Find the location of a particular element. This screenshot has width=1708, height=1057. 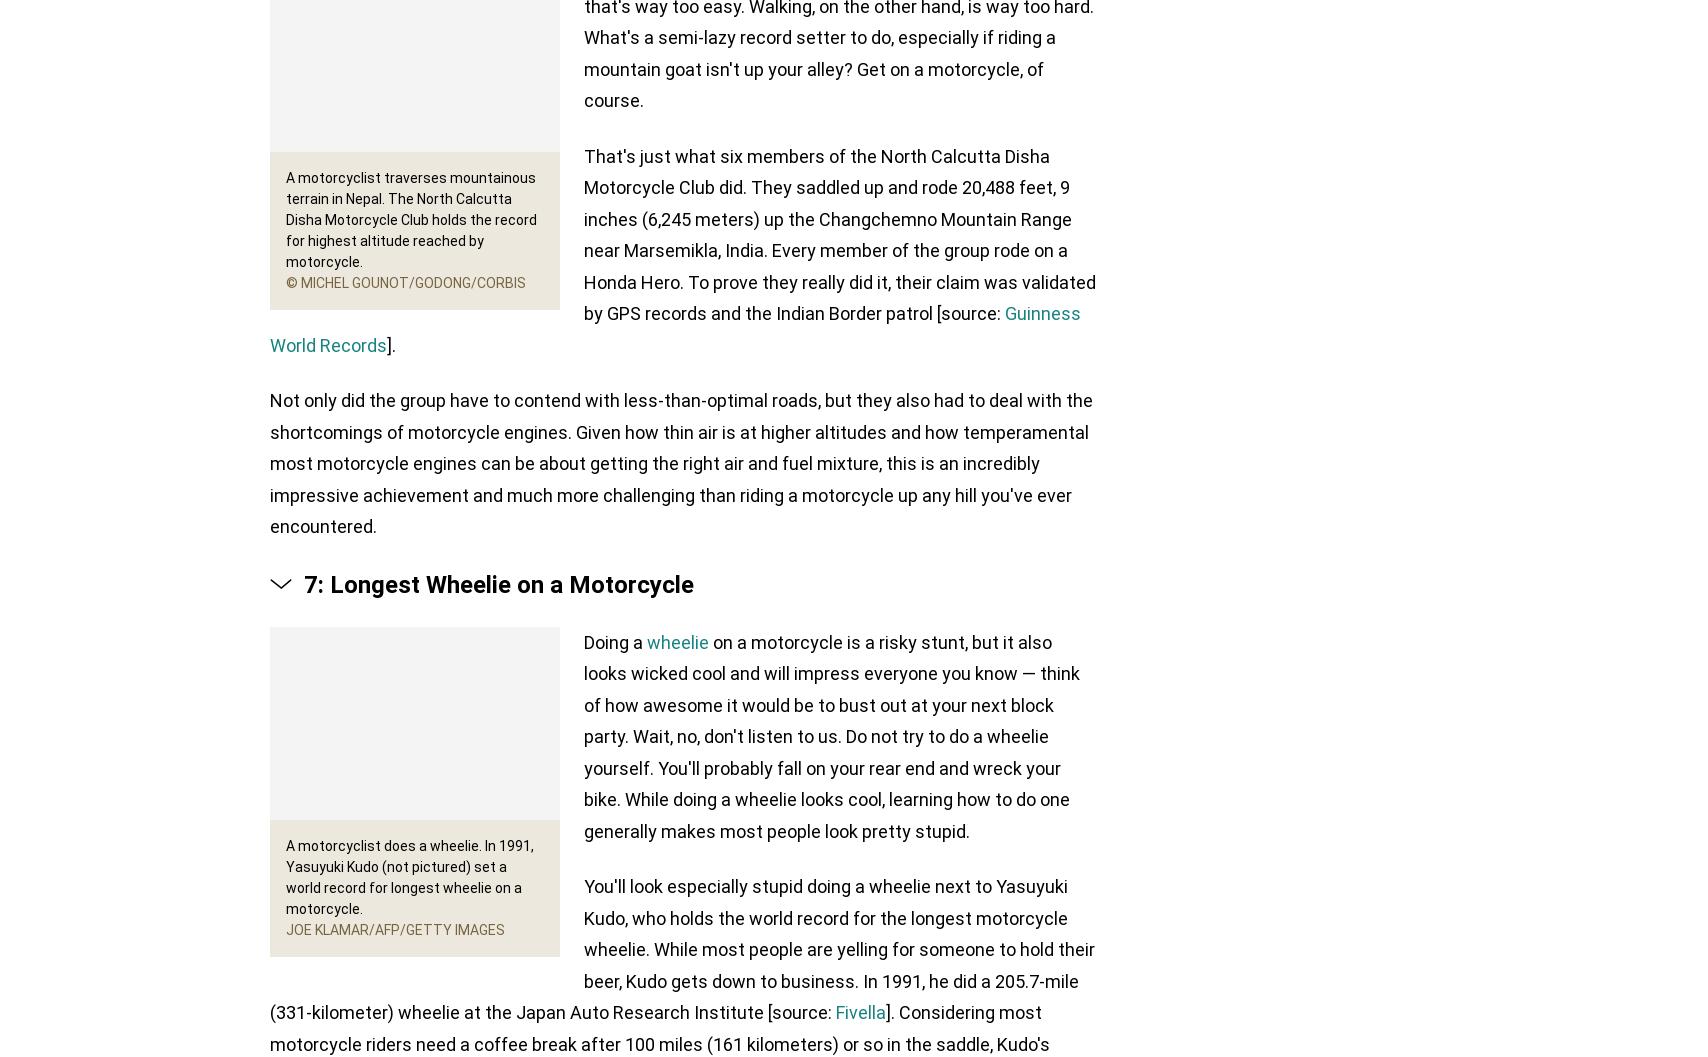

'That's just what six members of the North Calcutta Disha Motorcycle Club did. They saddled up and rode 20,488 feet, 9 inches (6,245 meters) up the Changchemno Mountain Range near Marsemikla, India. Every member of the group rode on a Honda Hero. To prove they really did it, their claim was validated by GPS records and the Indian Border patrol [source:' is located at coordinates (839, 233).